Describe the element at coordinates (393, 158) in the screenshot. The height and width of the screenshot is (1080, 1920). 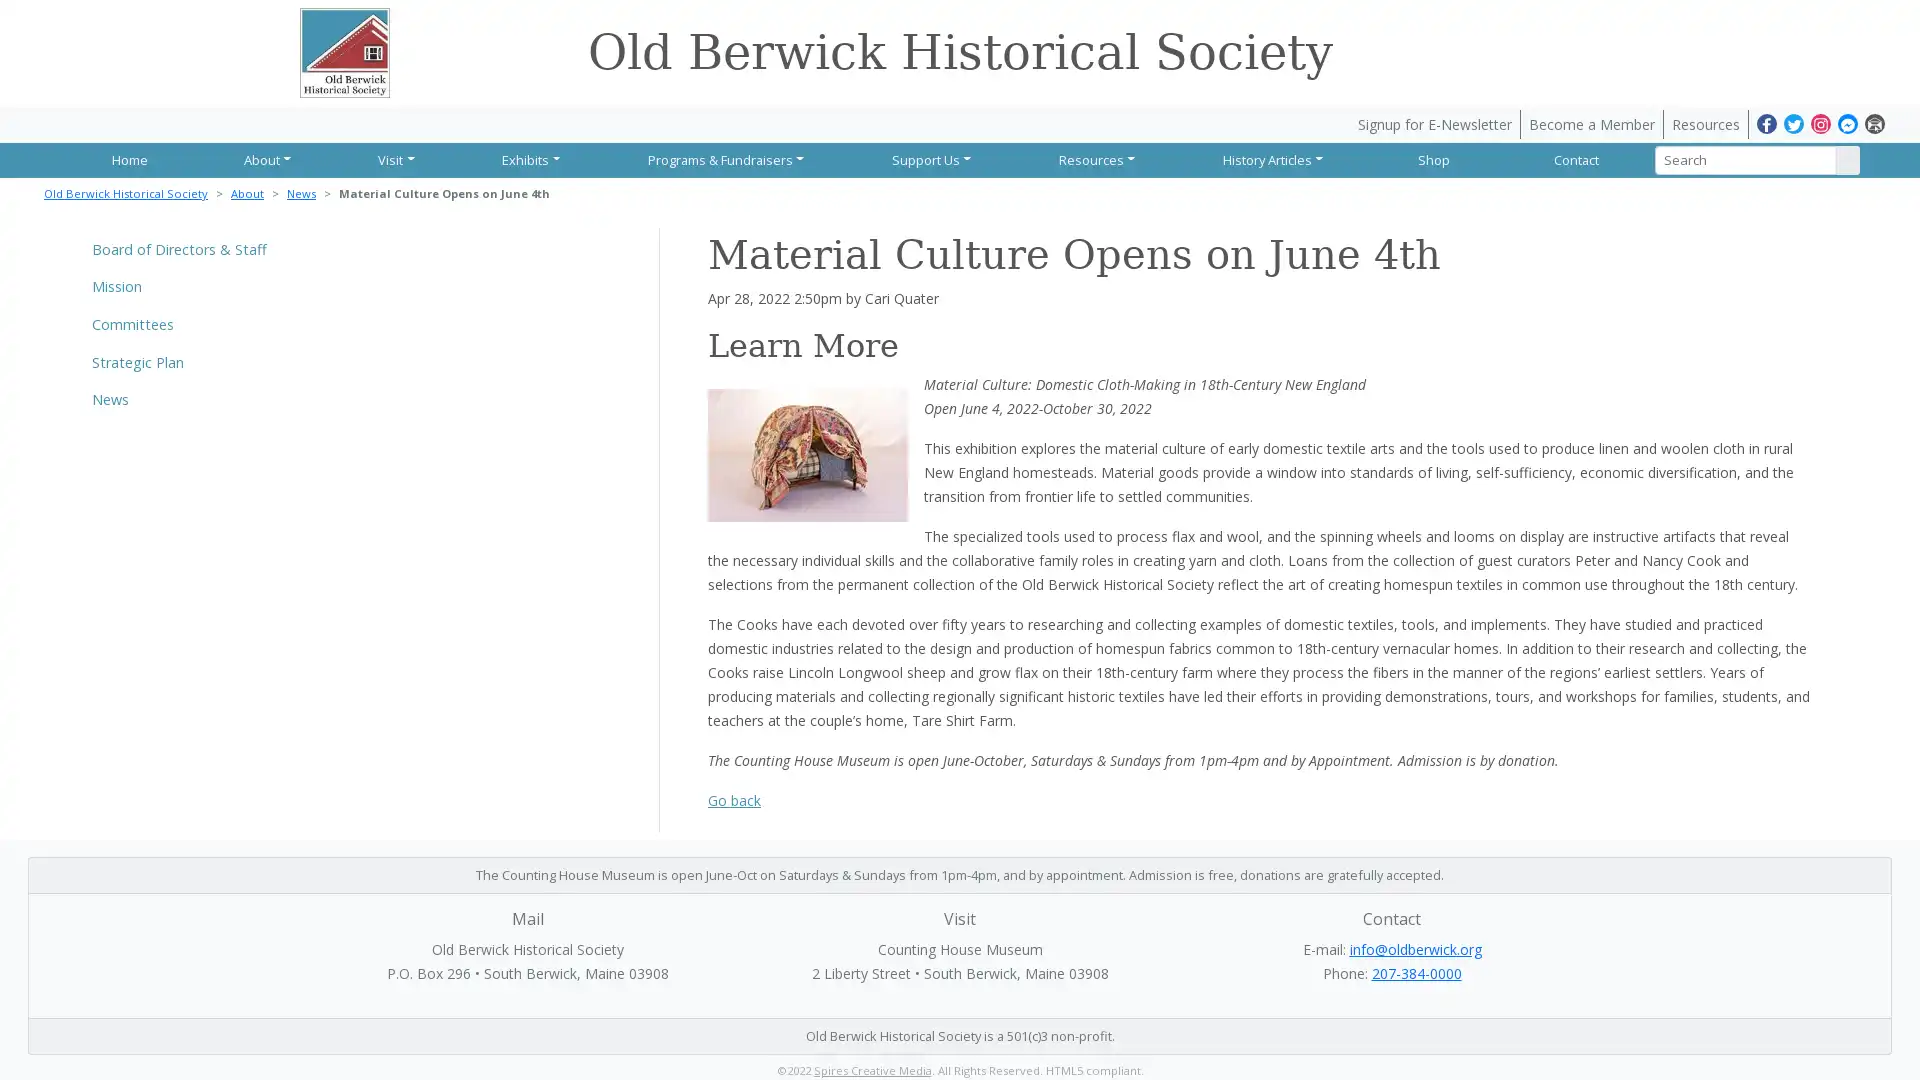
I see `Visit` at that location.